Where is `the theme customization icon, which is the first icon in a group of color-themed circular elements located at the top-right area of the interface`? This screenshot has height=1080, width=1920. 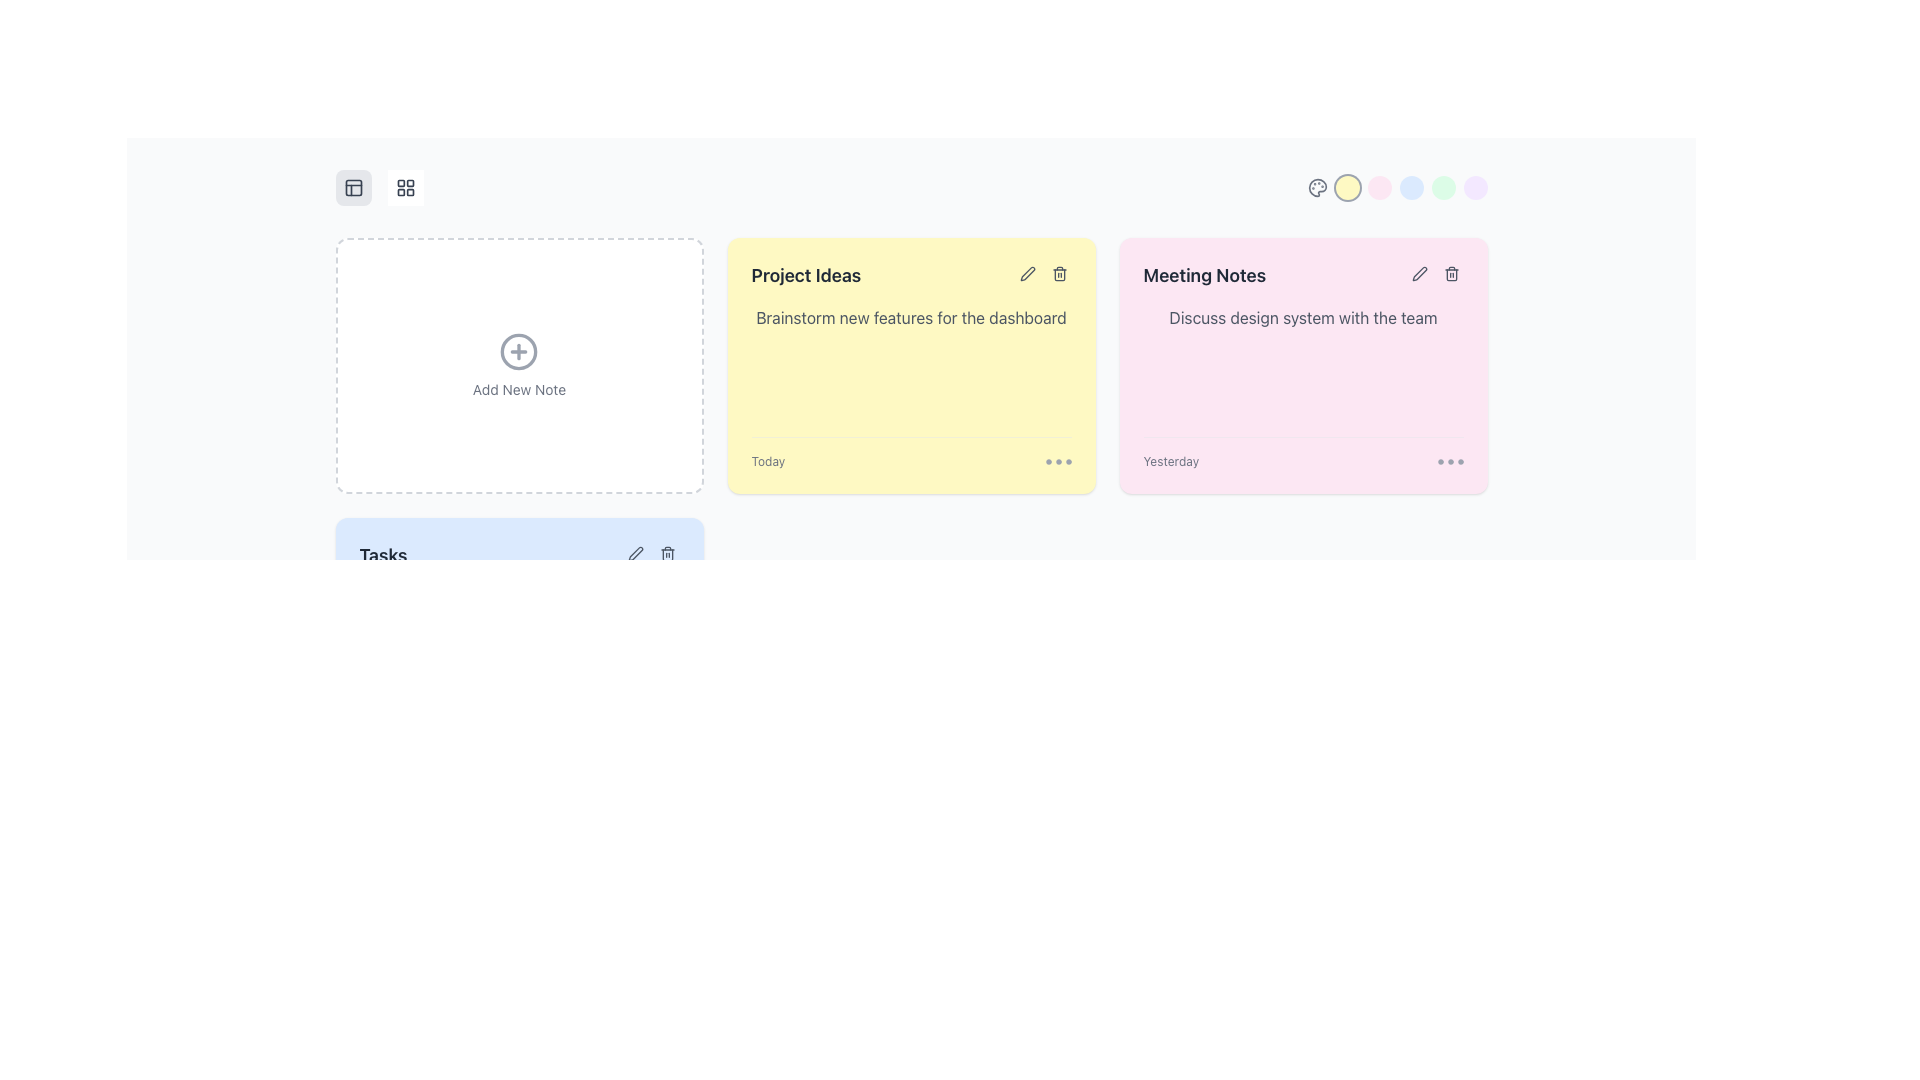
the theme customization icon, which is the first icon in a group of color-themed circular elements located at the top-right area of the interface is located at coordinates (1317, 188).